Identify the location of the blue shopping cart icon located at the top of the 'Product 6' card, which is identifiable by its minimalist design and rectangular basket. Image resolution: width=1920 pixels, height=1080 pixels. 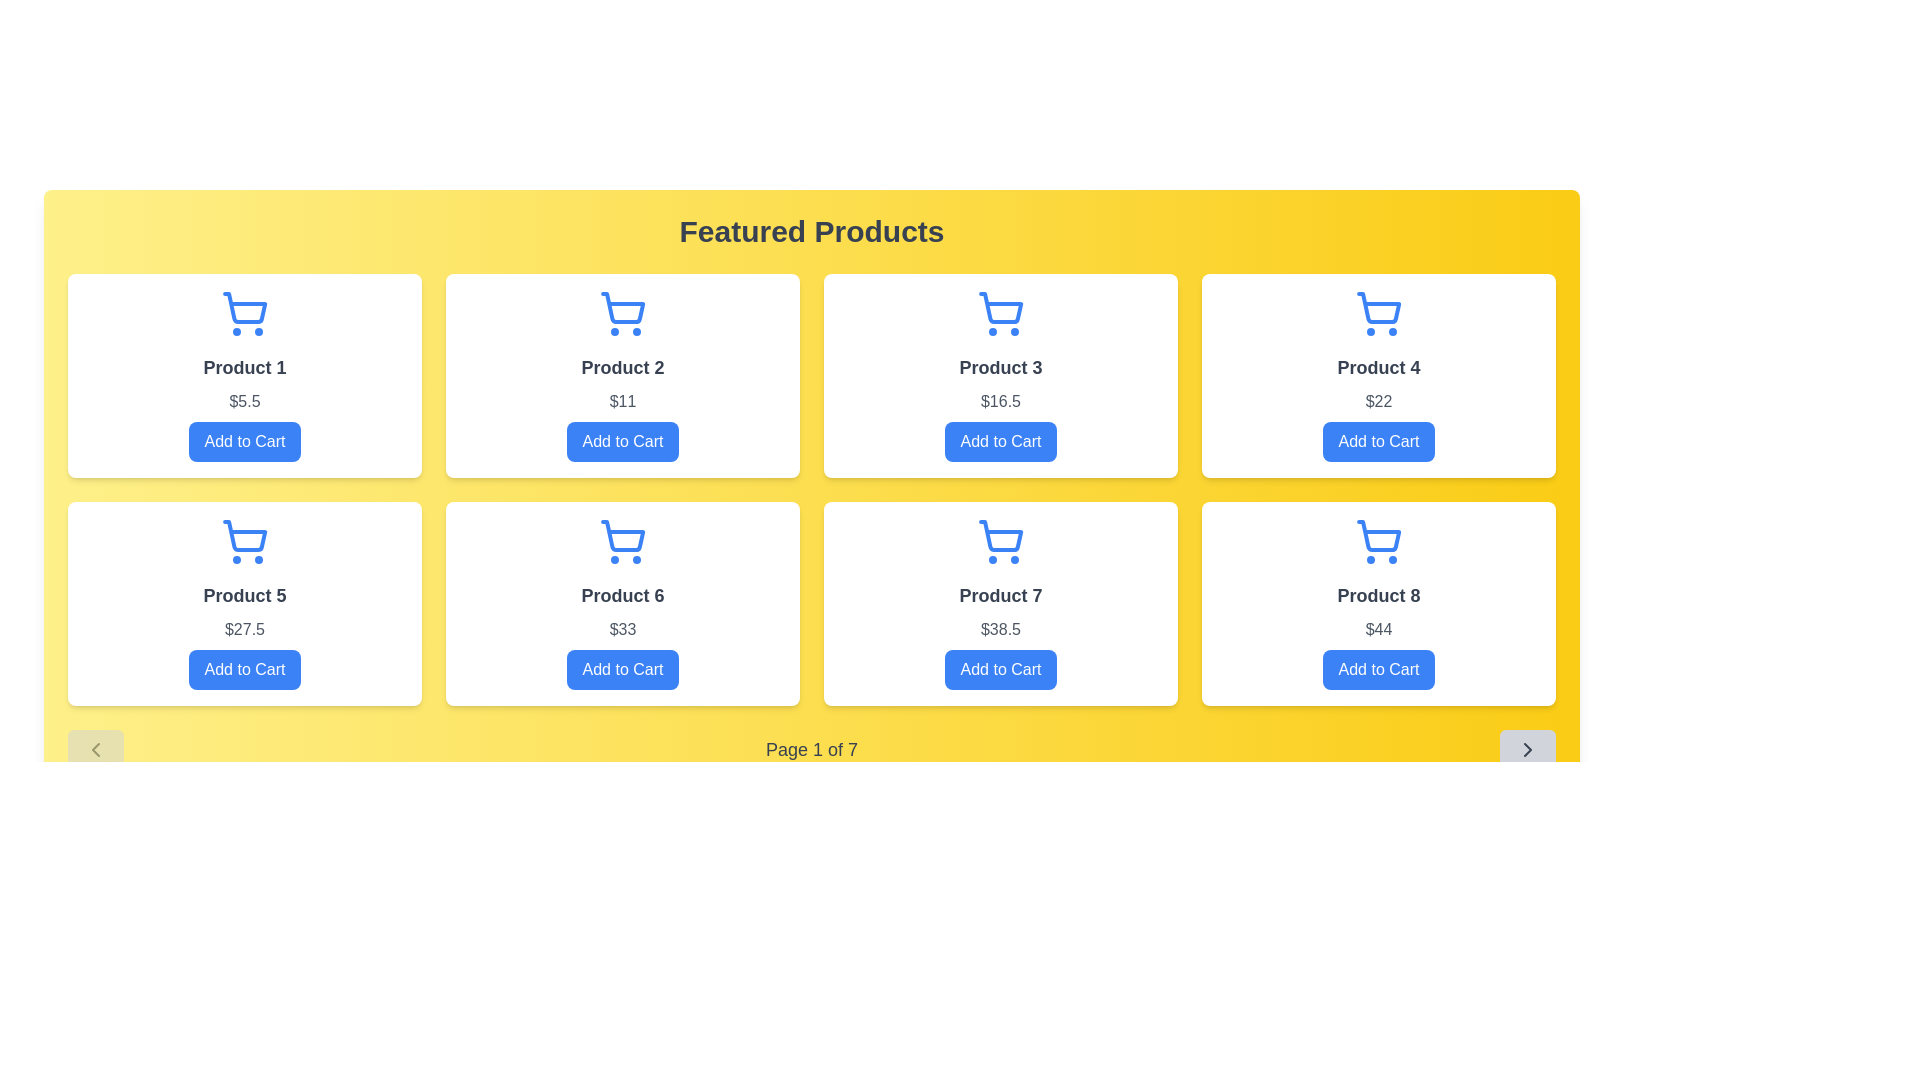
(622, 542).